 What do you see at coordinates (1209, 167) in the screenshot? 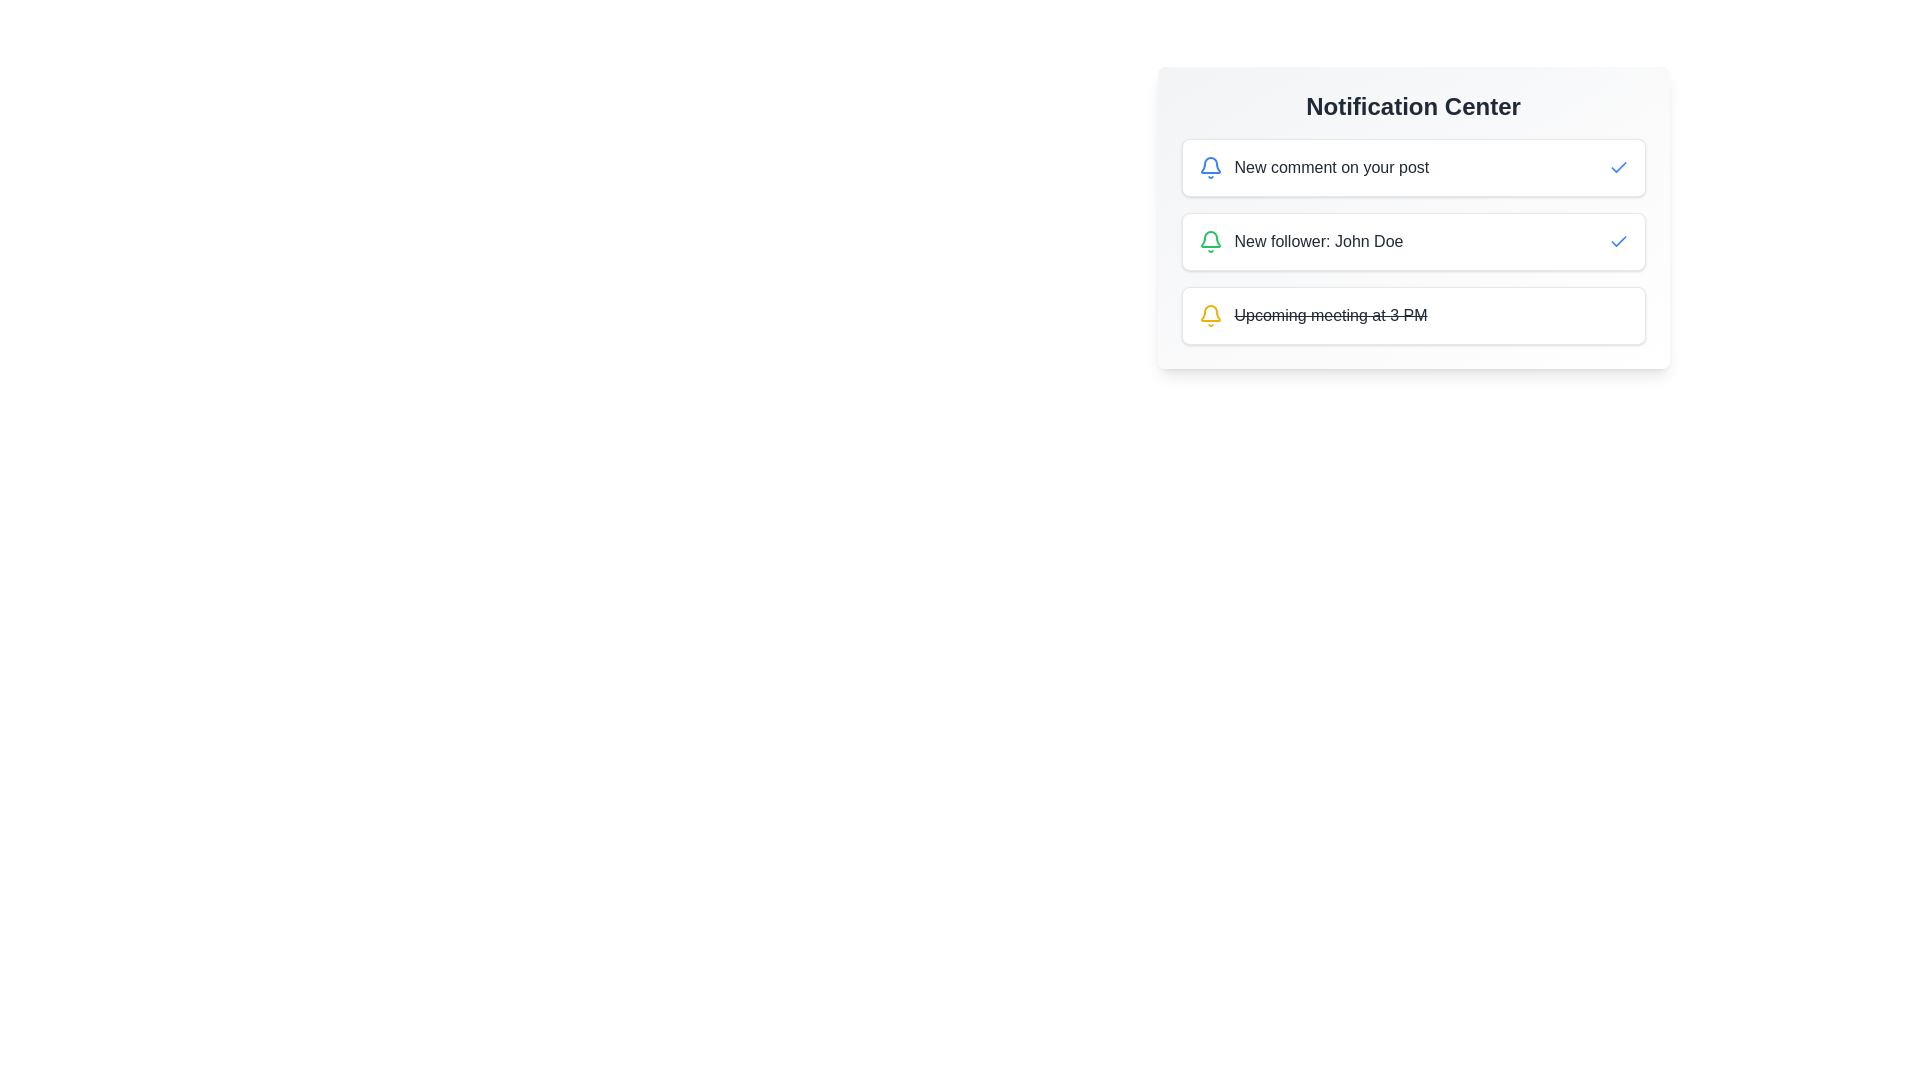
I see `the bell icon that represents a notification for 'New comment on your post', which is located to the far left of the first notification entry in the Notification Center` at bounding box center [1209, 167].